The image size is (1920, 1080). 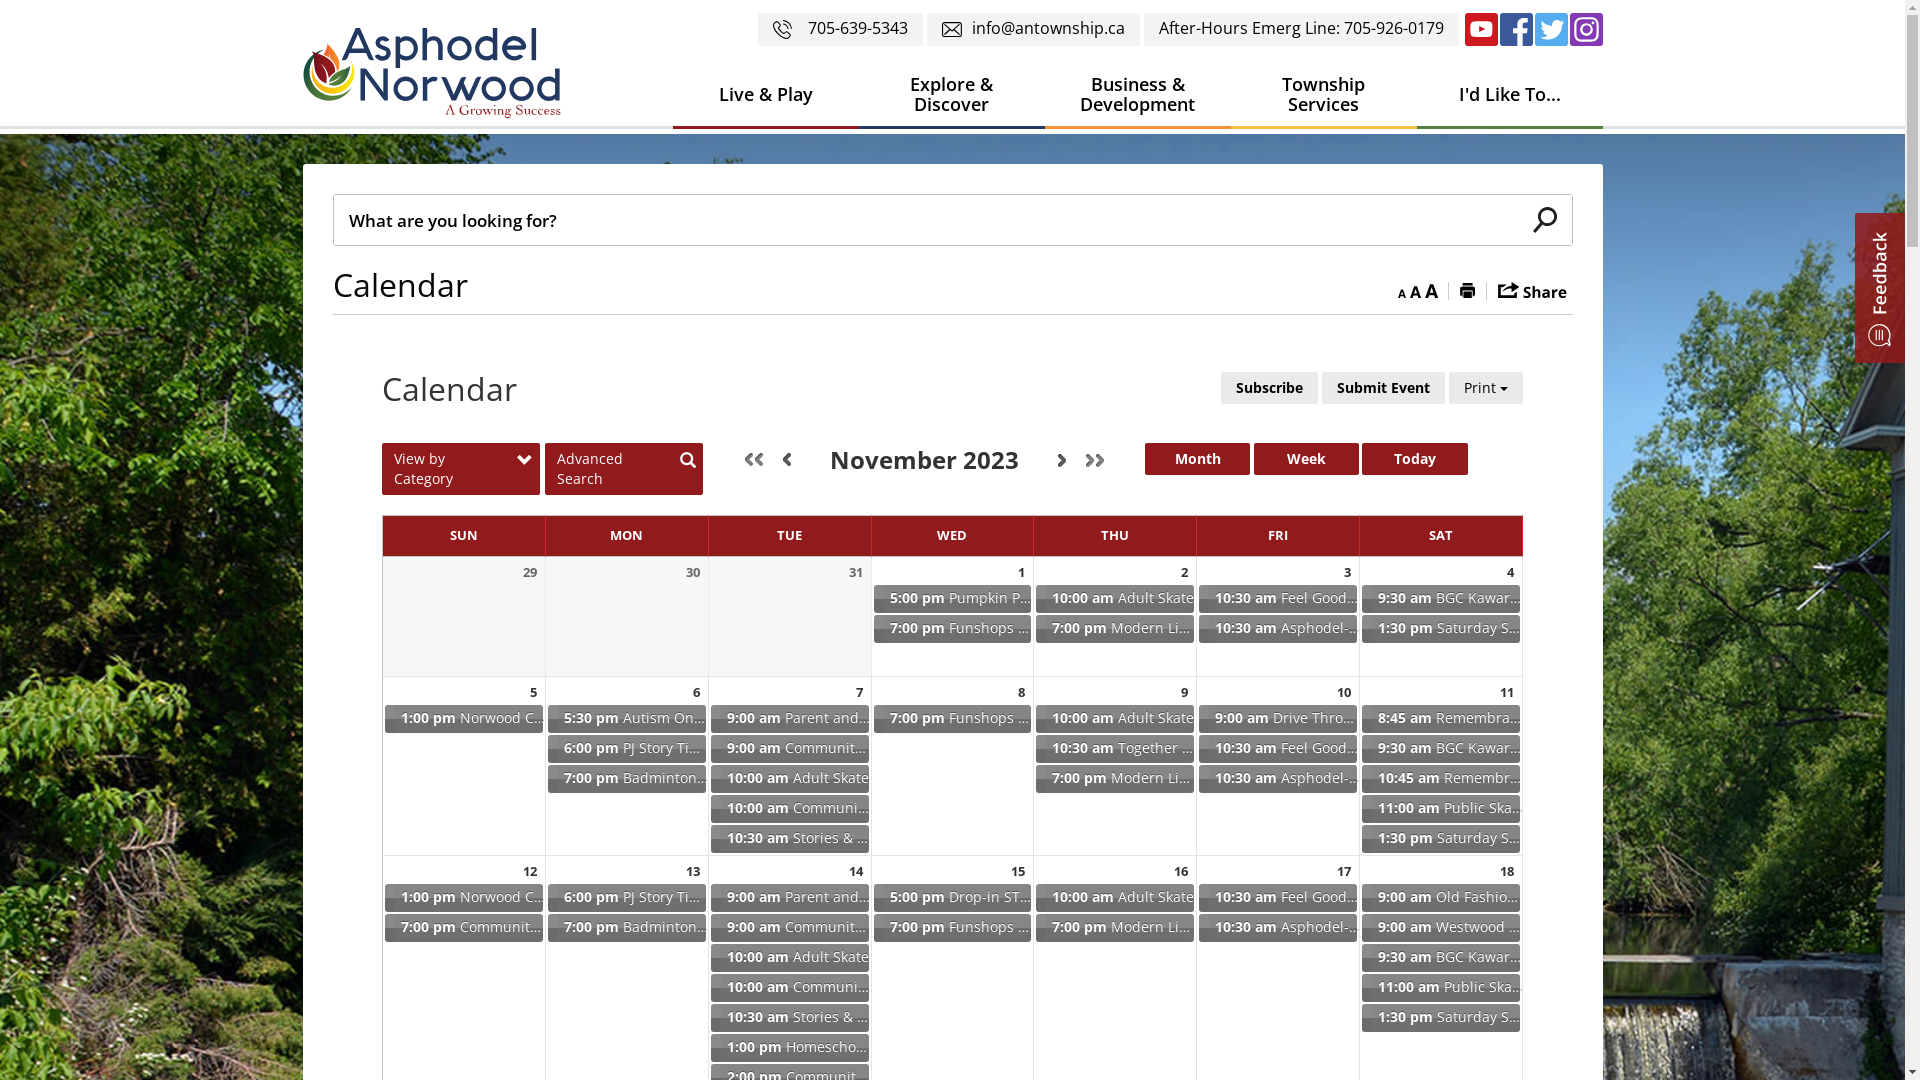 I want to click on 'Today', so click(x=1413, y=459).